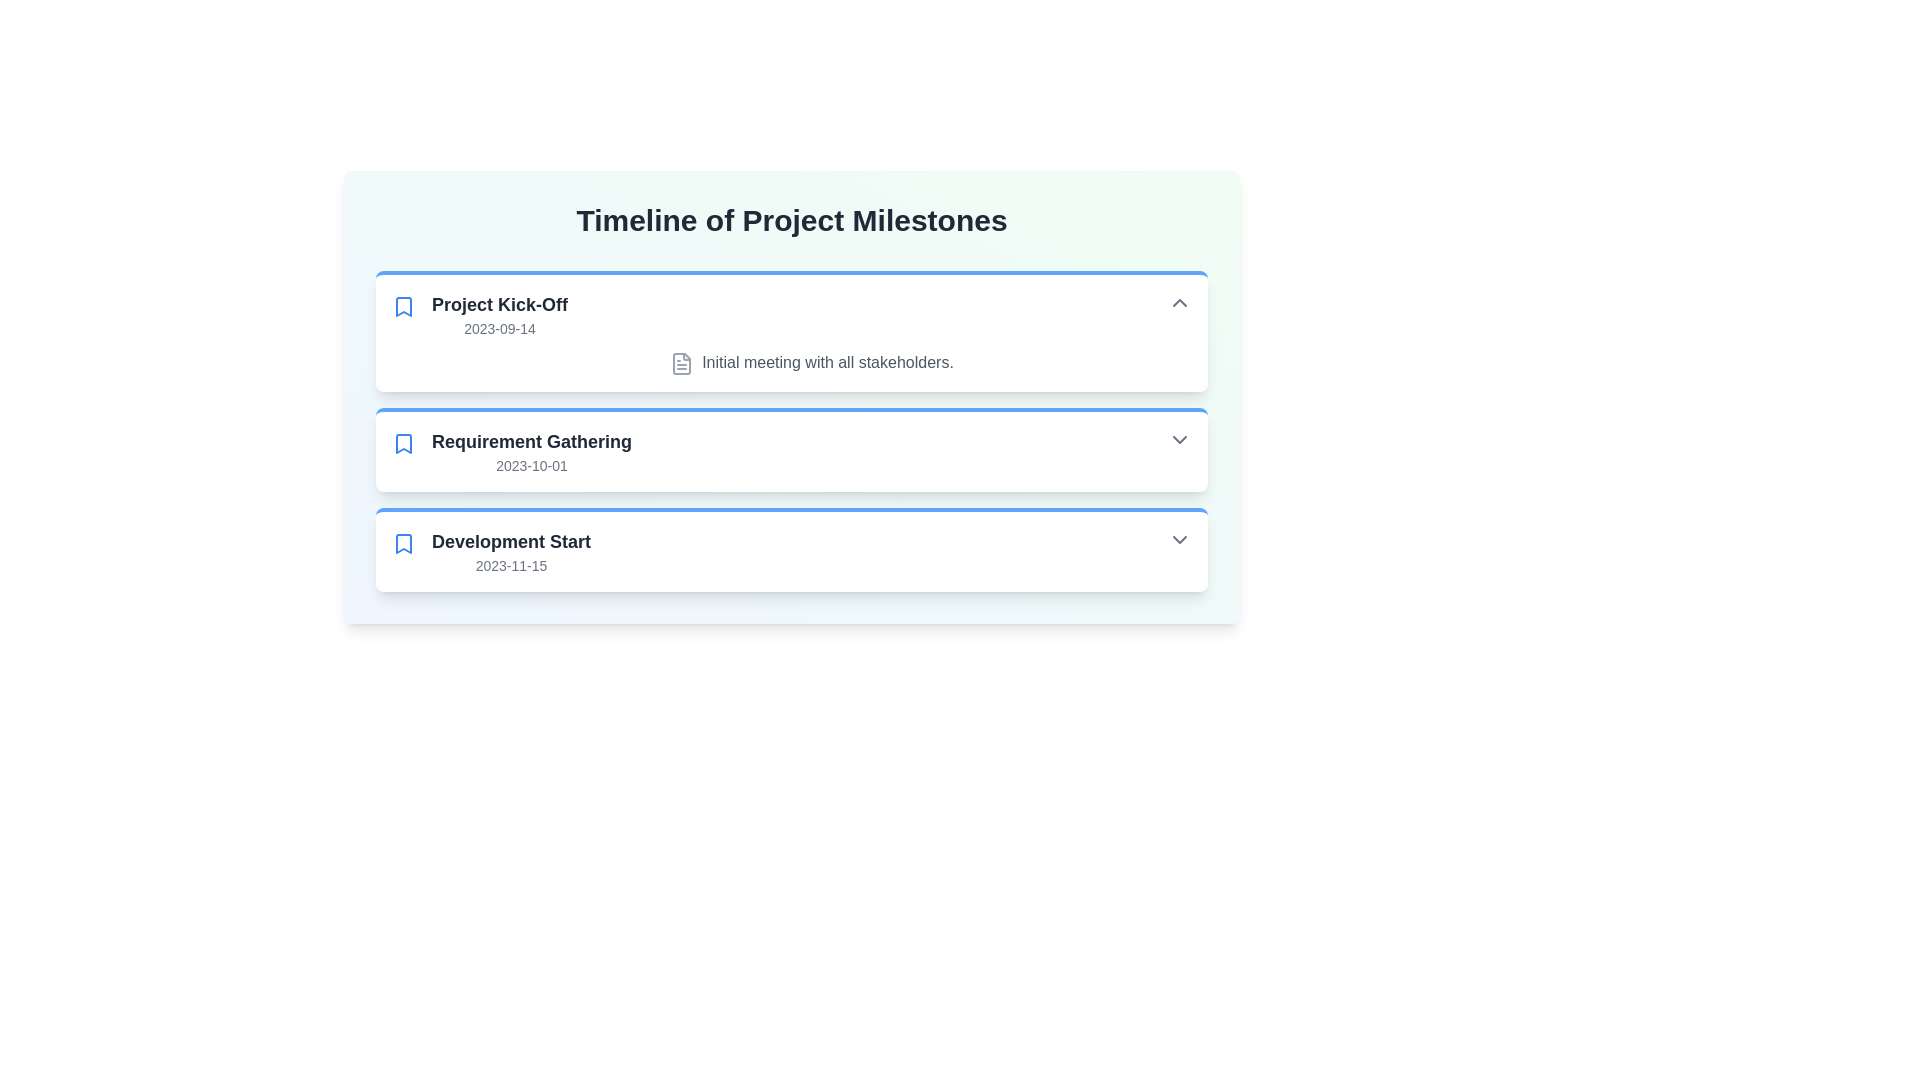 This screenshot has width=1920, height=1080. What do you see at coordinates (1180, 438) in the screenshot?
I see `the chevron icon located at the rightmost position of the 'Requirement Gathering' milestone header` at bounding box center [1180, 438].